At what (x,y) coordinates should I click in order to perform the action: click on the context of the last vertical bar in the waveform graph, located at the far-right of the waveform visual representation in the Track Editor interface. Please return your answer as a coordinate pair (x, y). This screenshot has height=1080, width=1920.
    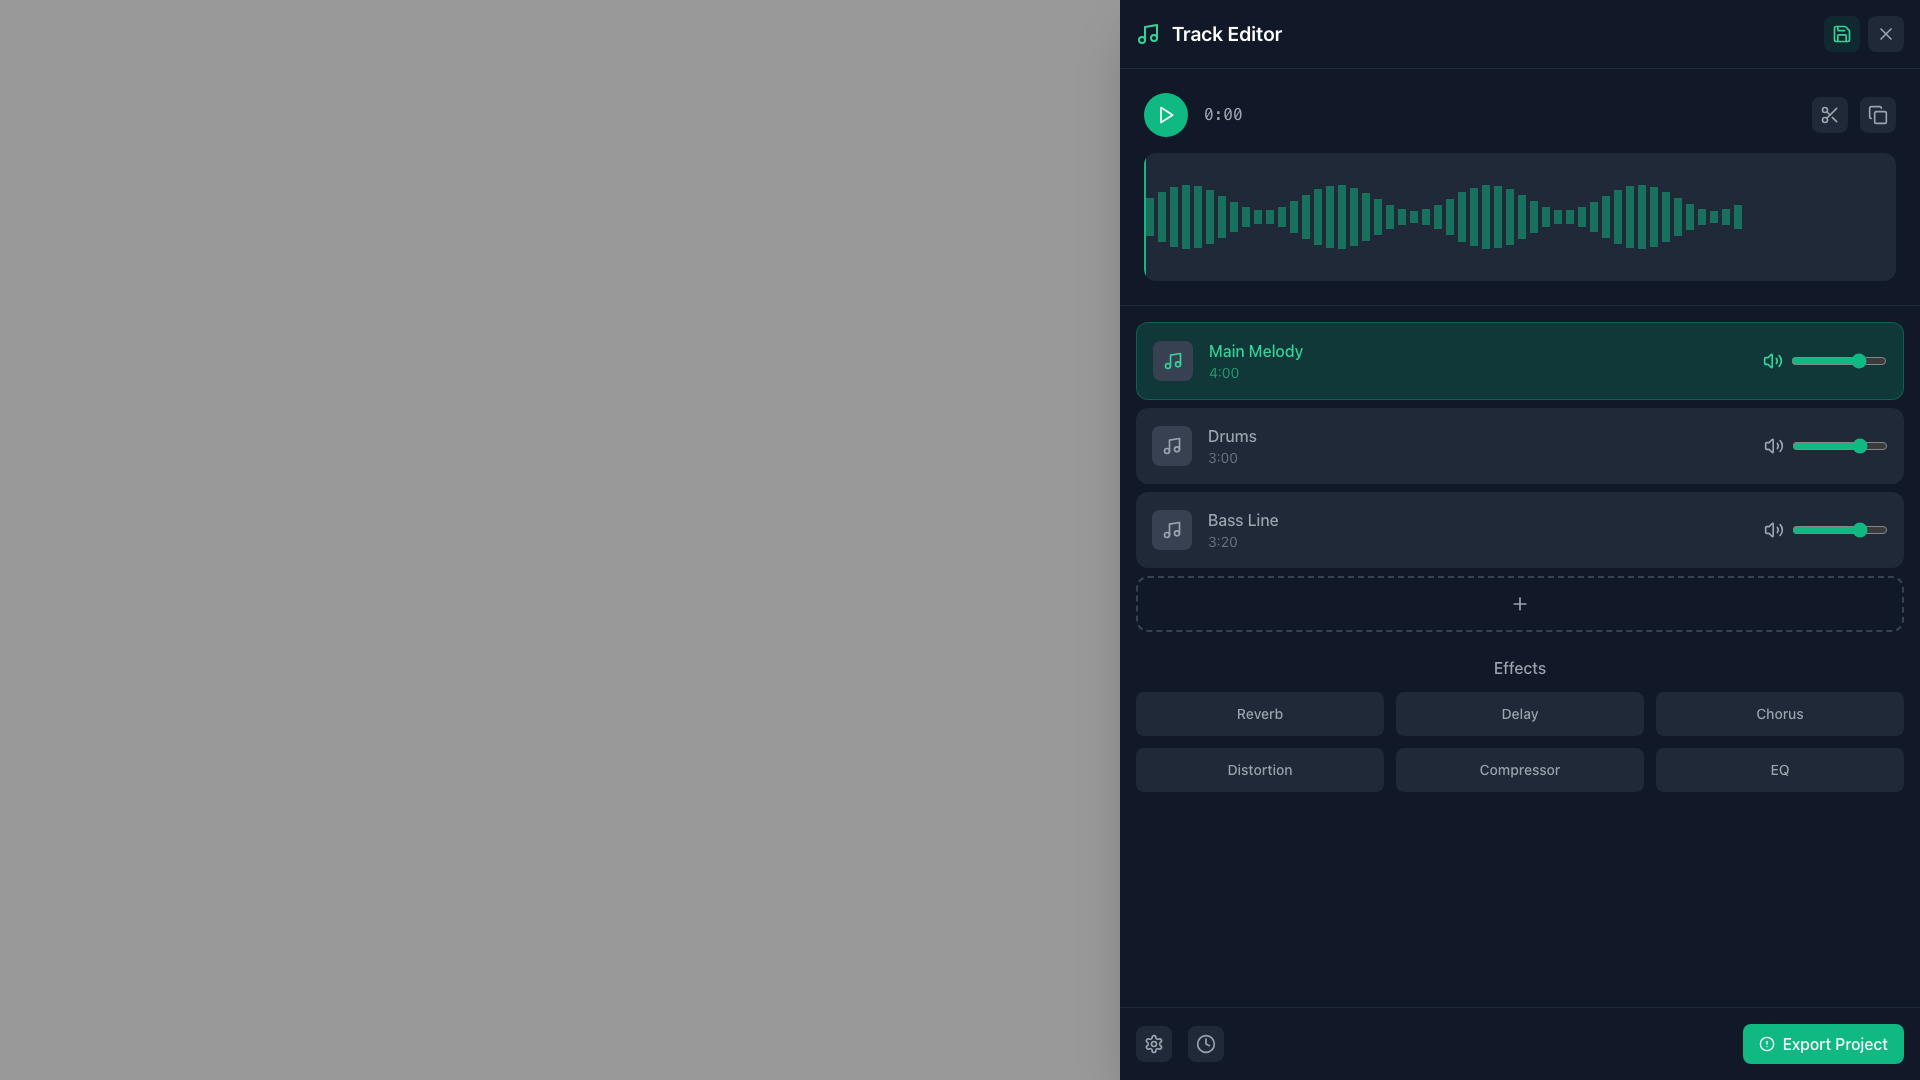
    Looking at the image, I should click on (1736, 216).